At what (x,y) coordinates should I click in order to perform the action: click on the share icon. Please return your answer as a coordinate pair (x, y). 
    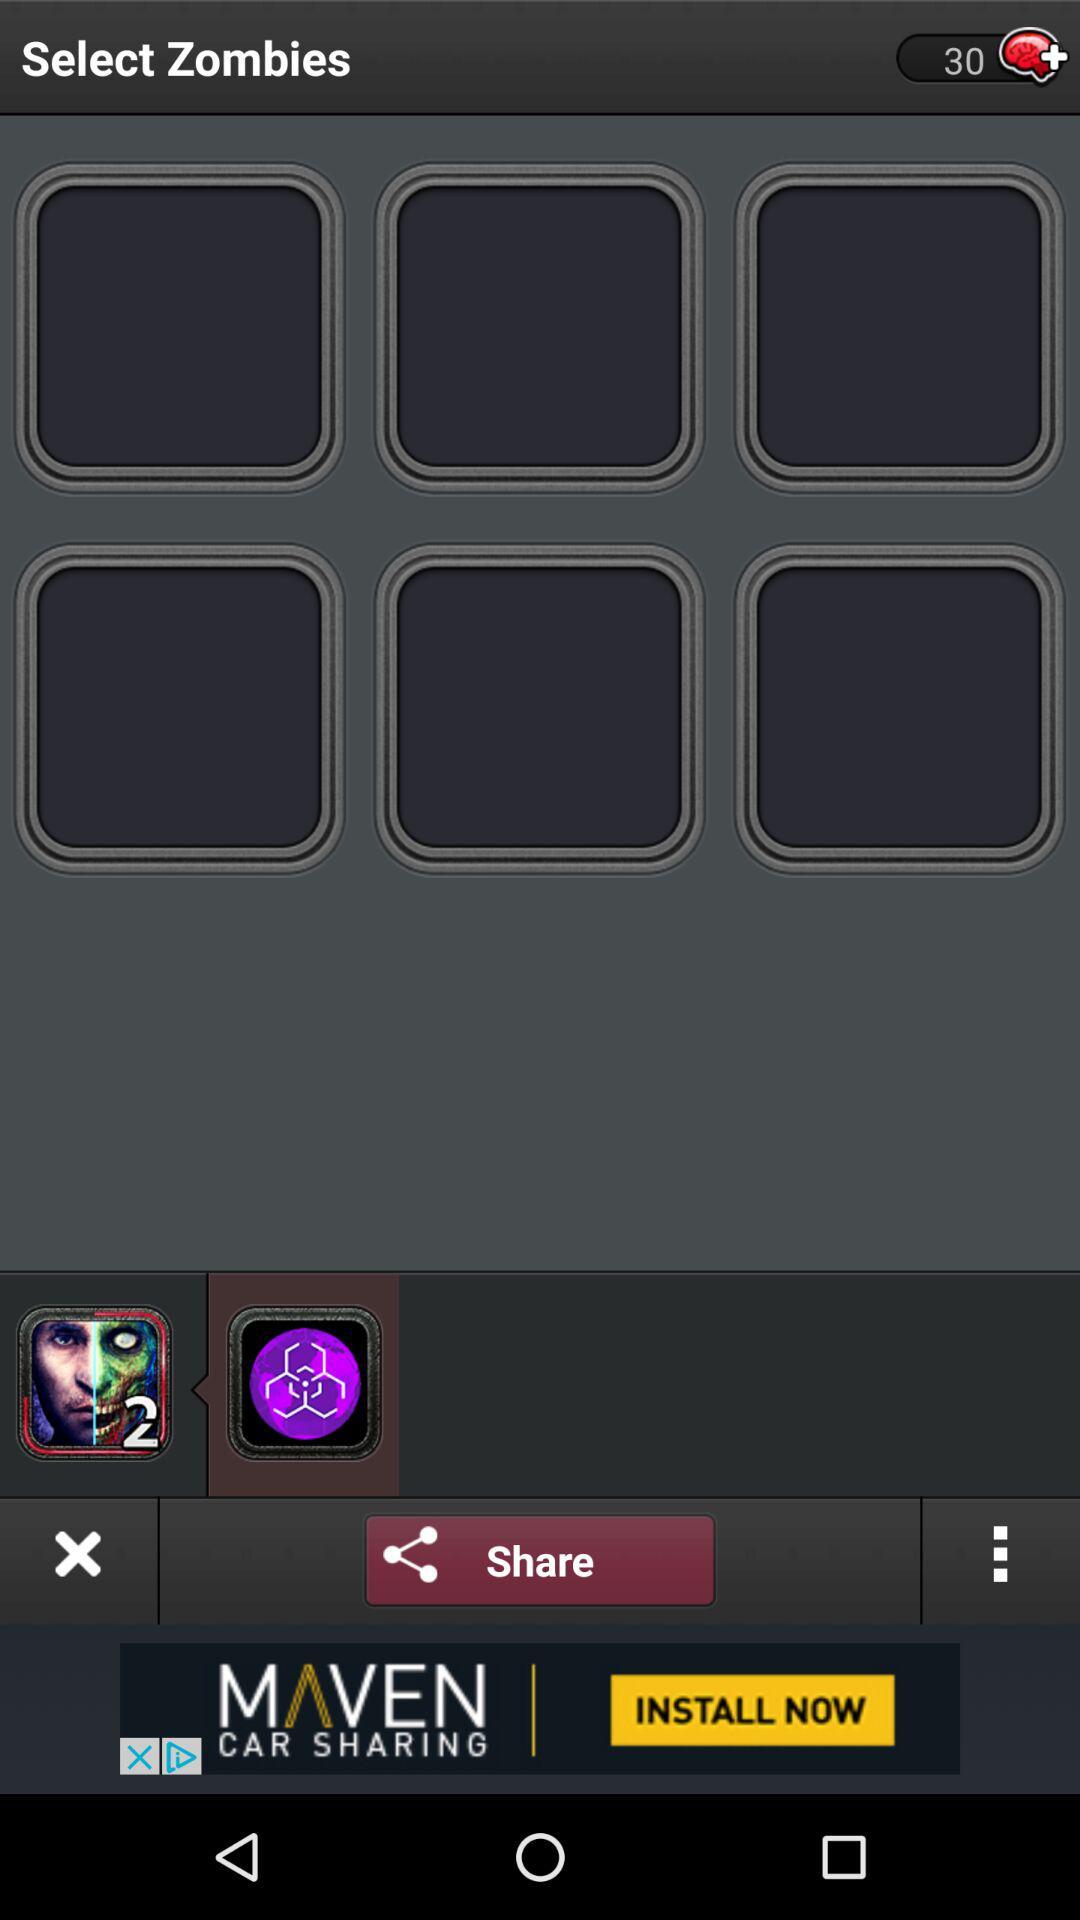
    Looking at the image, I should click on (410, 1670).